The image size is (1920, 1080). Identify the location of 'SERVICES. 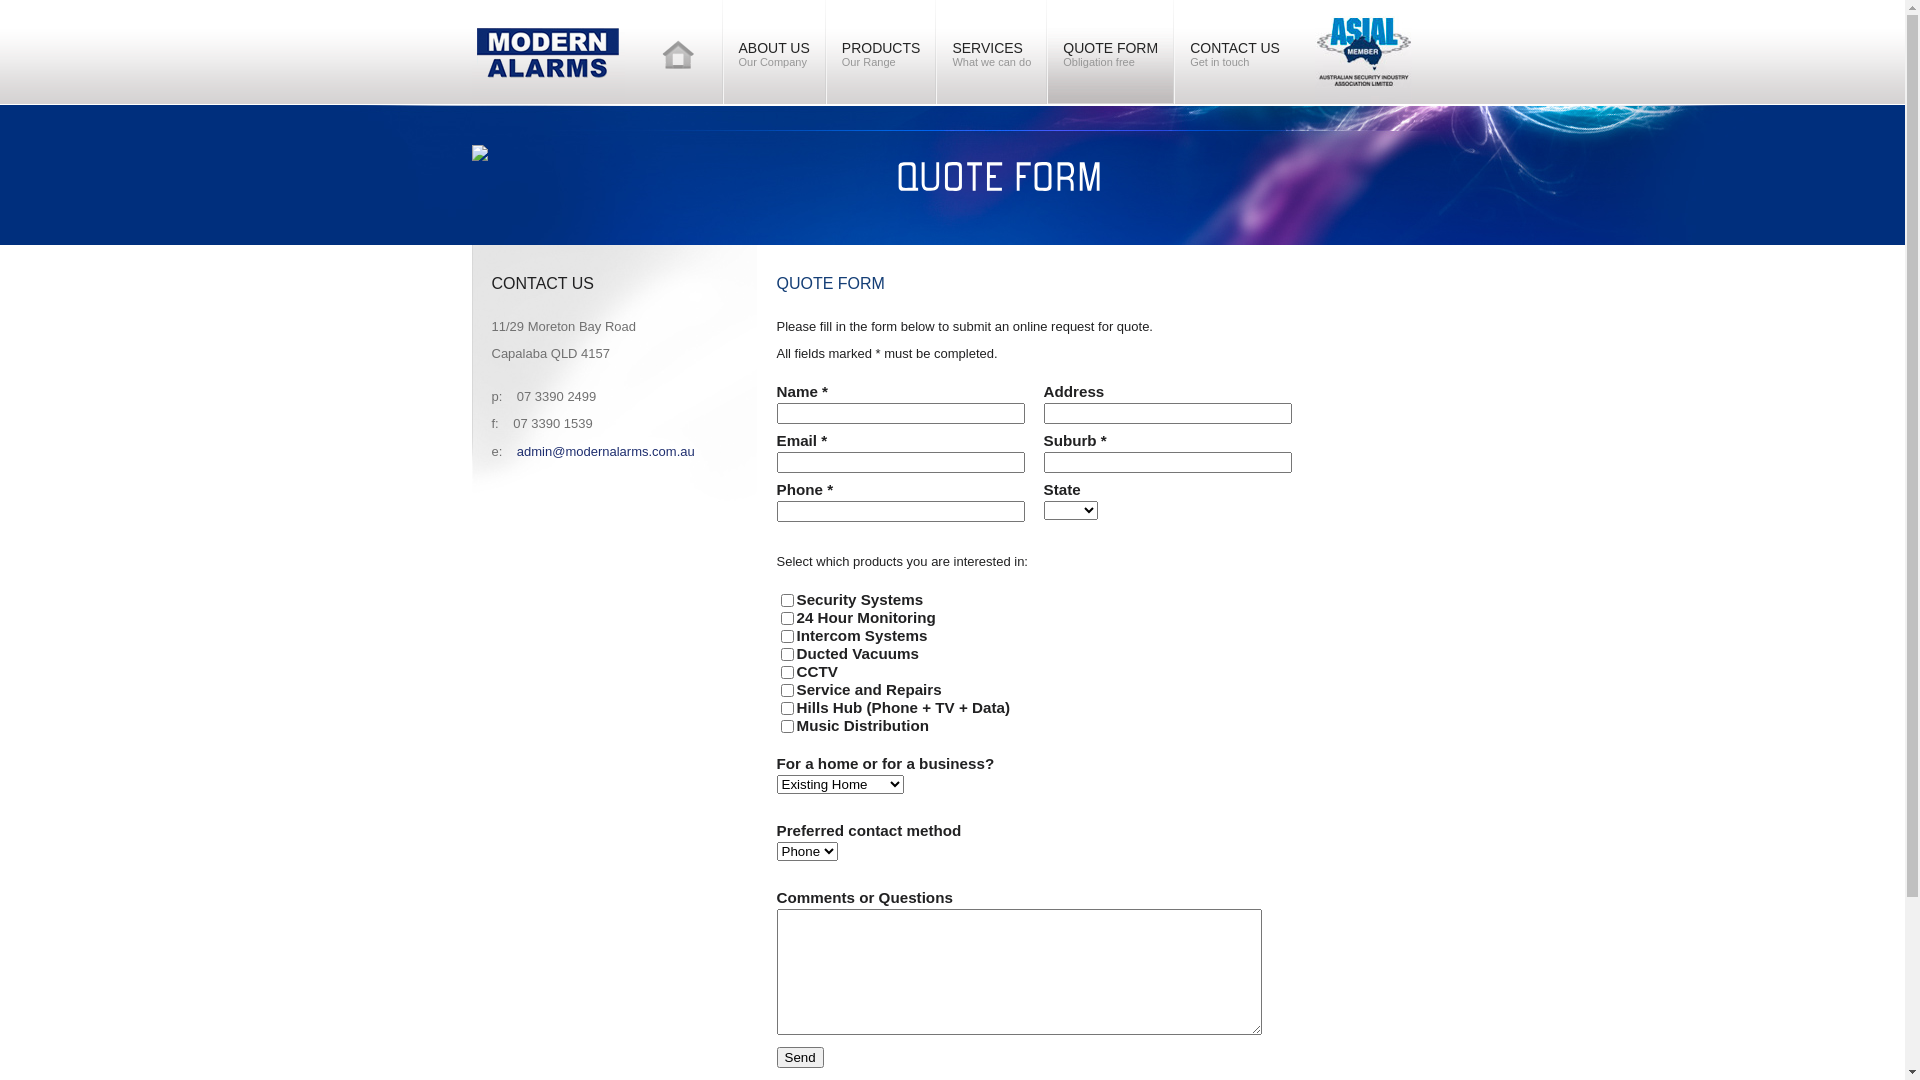
(991, 50).